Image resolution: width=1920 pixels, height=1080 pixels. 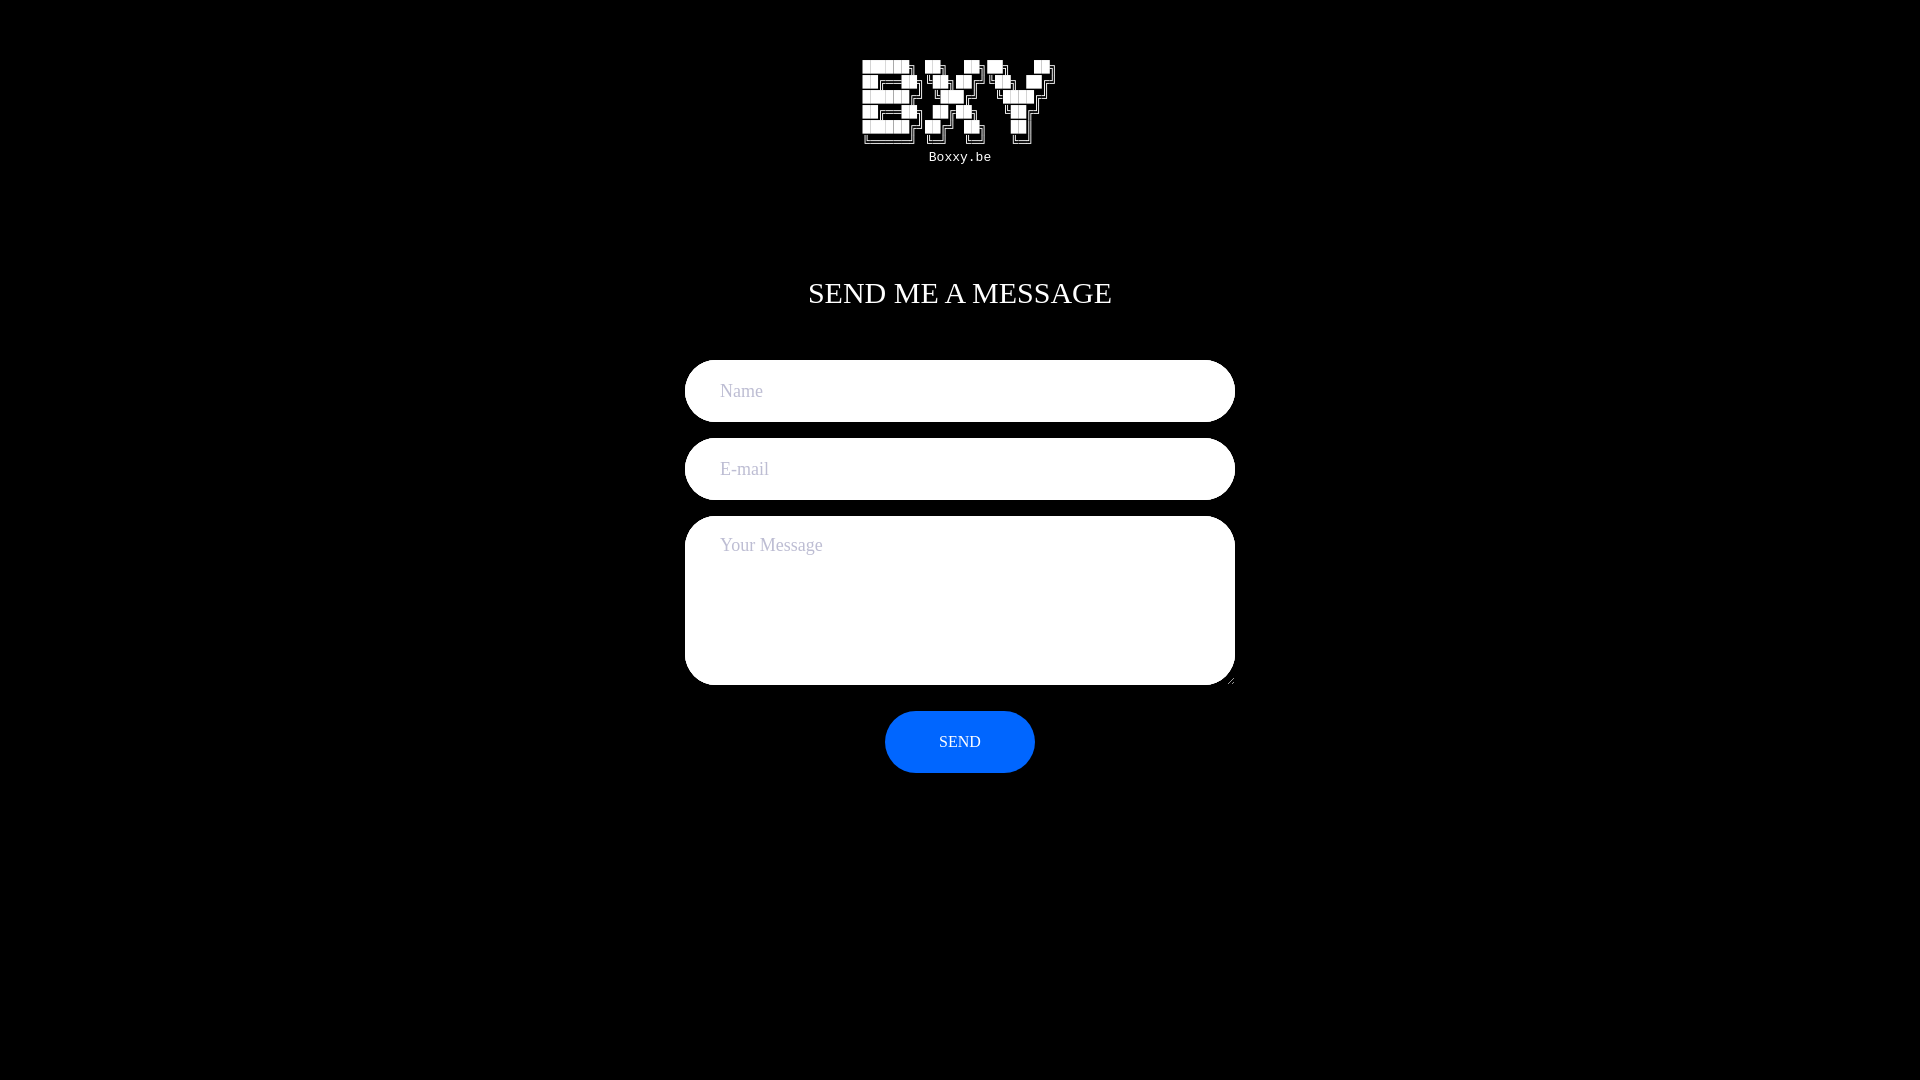 What do you see at coordinates (883, 741) in the screenshot?
I see `'SEND'` at bounding box center [883, 741].